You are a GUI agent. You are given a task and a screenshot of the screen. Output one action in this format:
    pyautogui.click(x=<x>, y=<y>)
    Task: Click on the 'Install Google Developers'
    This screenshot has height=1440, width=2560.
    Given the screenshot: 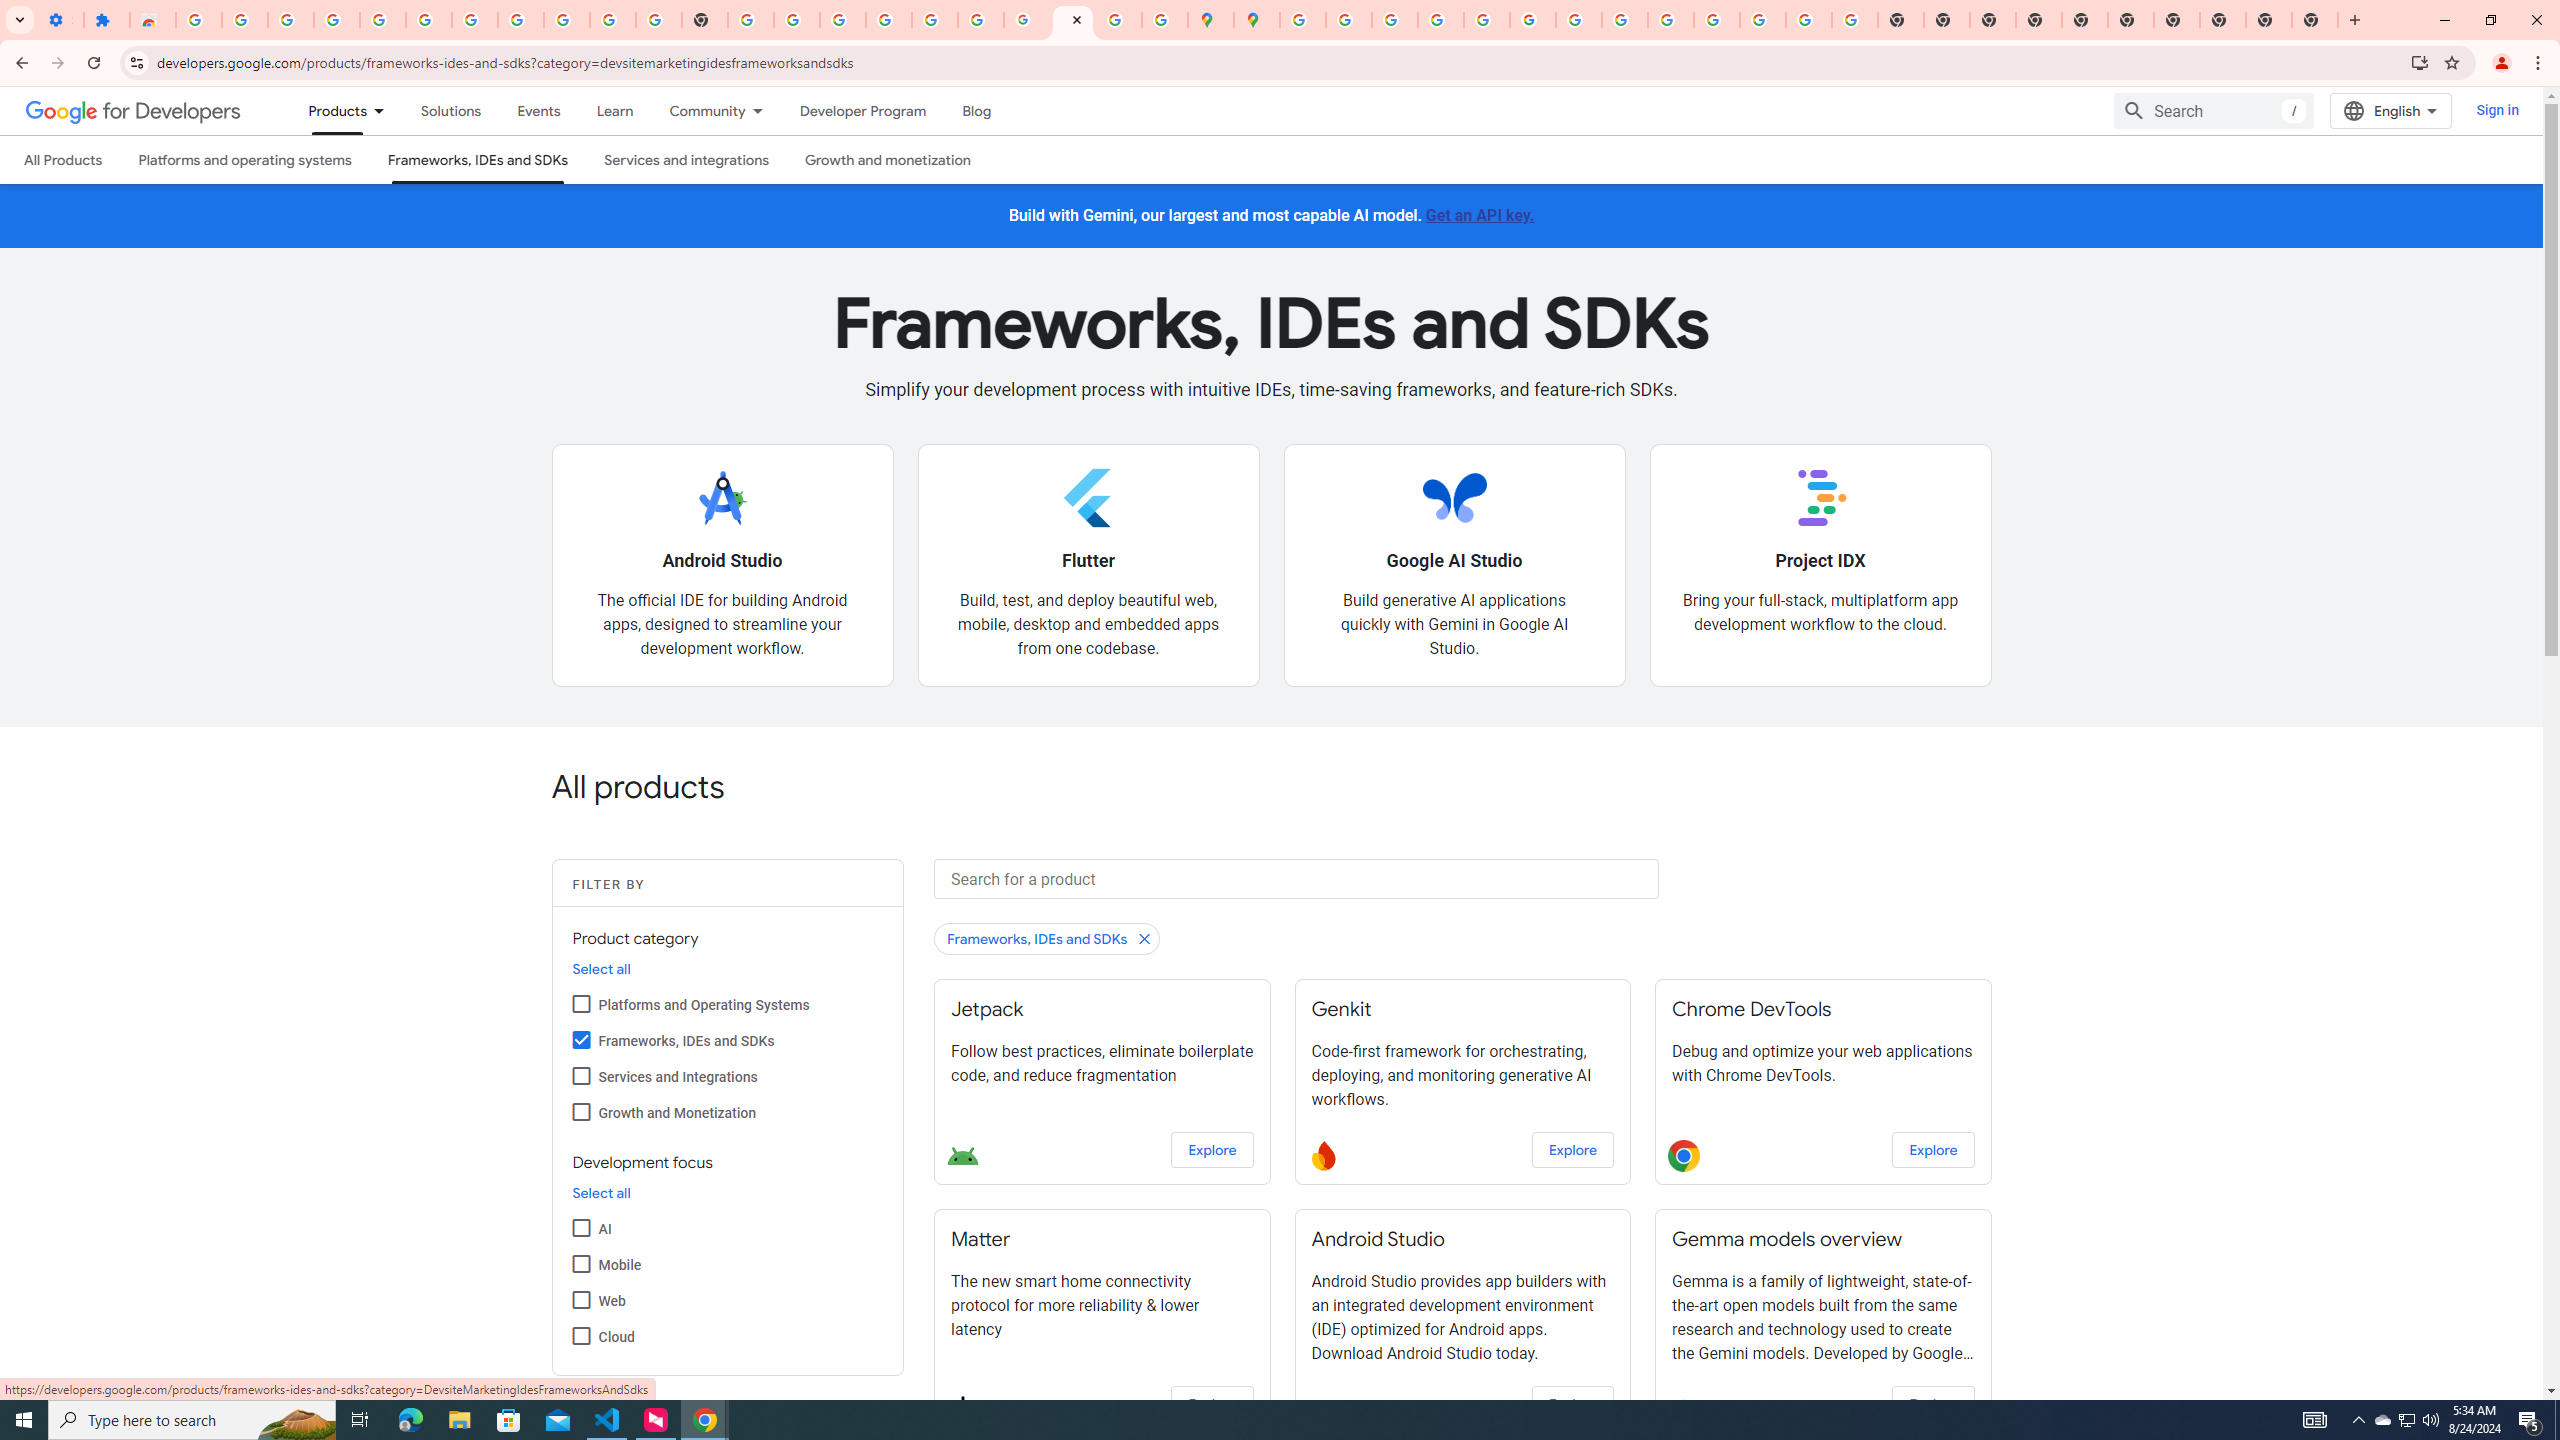 What is the action you would take?
    pyautogui.click(x=2420, y=61)
    